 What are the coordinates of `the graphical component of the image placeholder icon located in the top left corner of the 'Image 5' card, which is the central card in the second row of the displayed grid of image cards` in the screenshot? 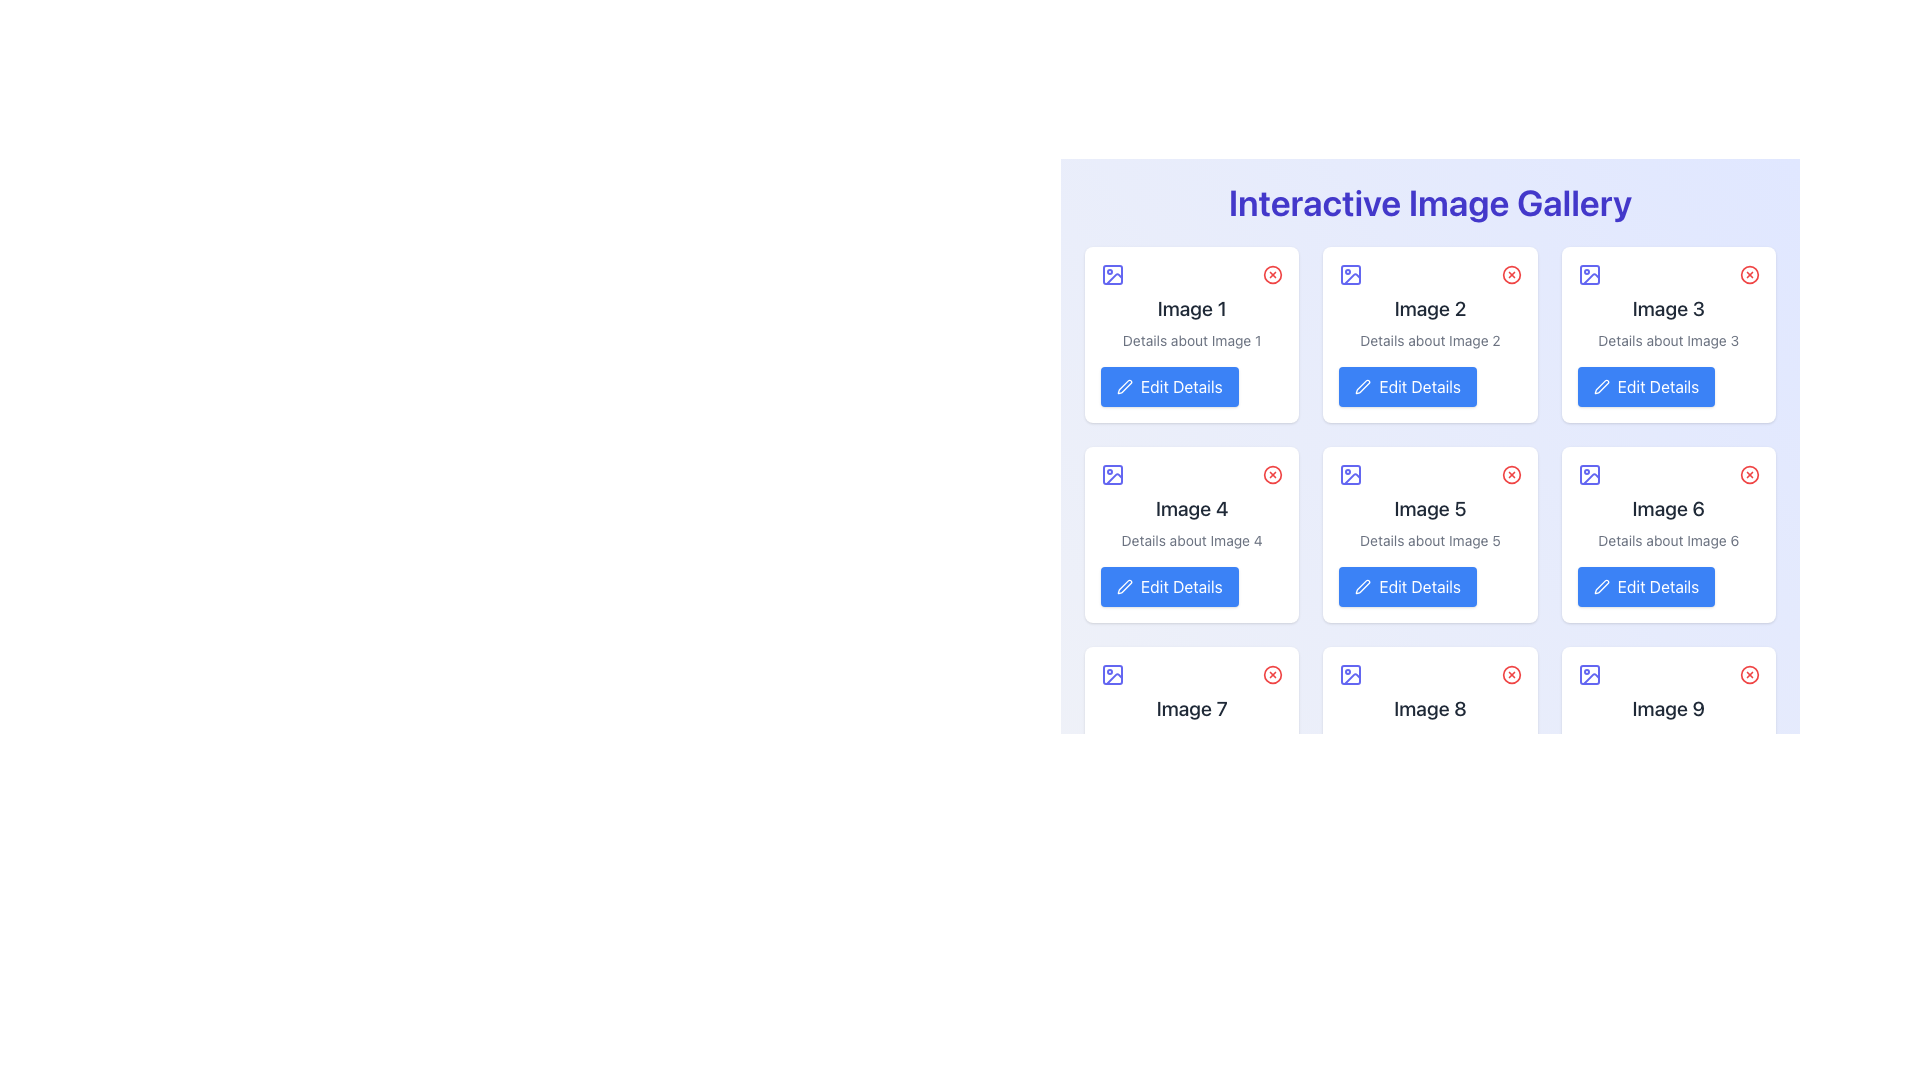 It's located at (1351, 474).